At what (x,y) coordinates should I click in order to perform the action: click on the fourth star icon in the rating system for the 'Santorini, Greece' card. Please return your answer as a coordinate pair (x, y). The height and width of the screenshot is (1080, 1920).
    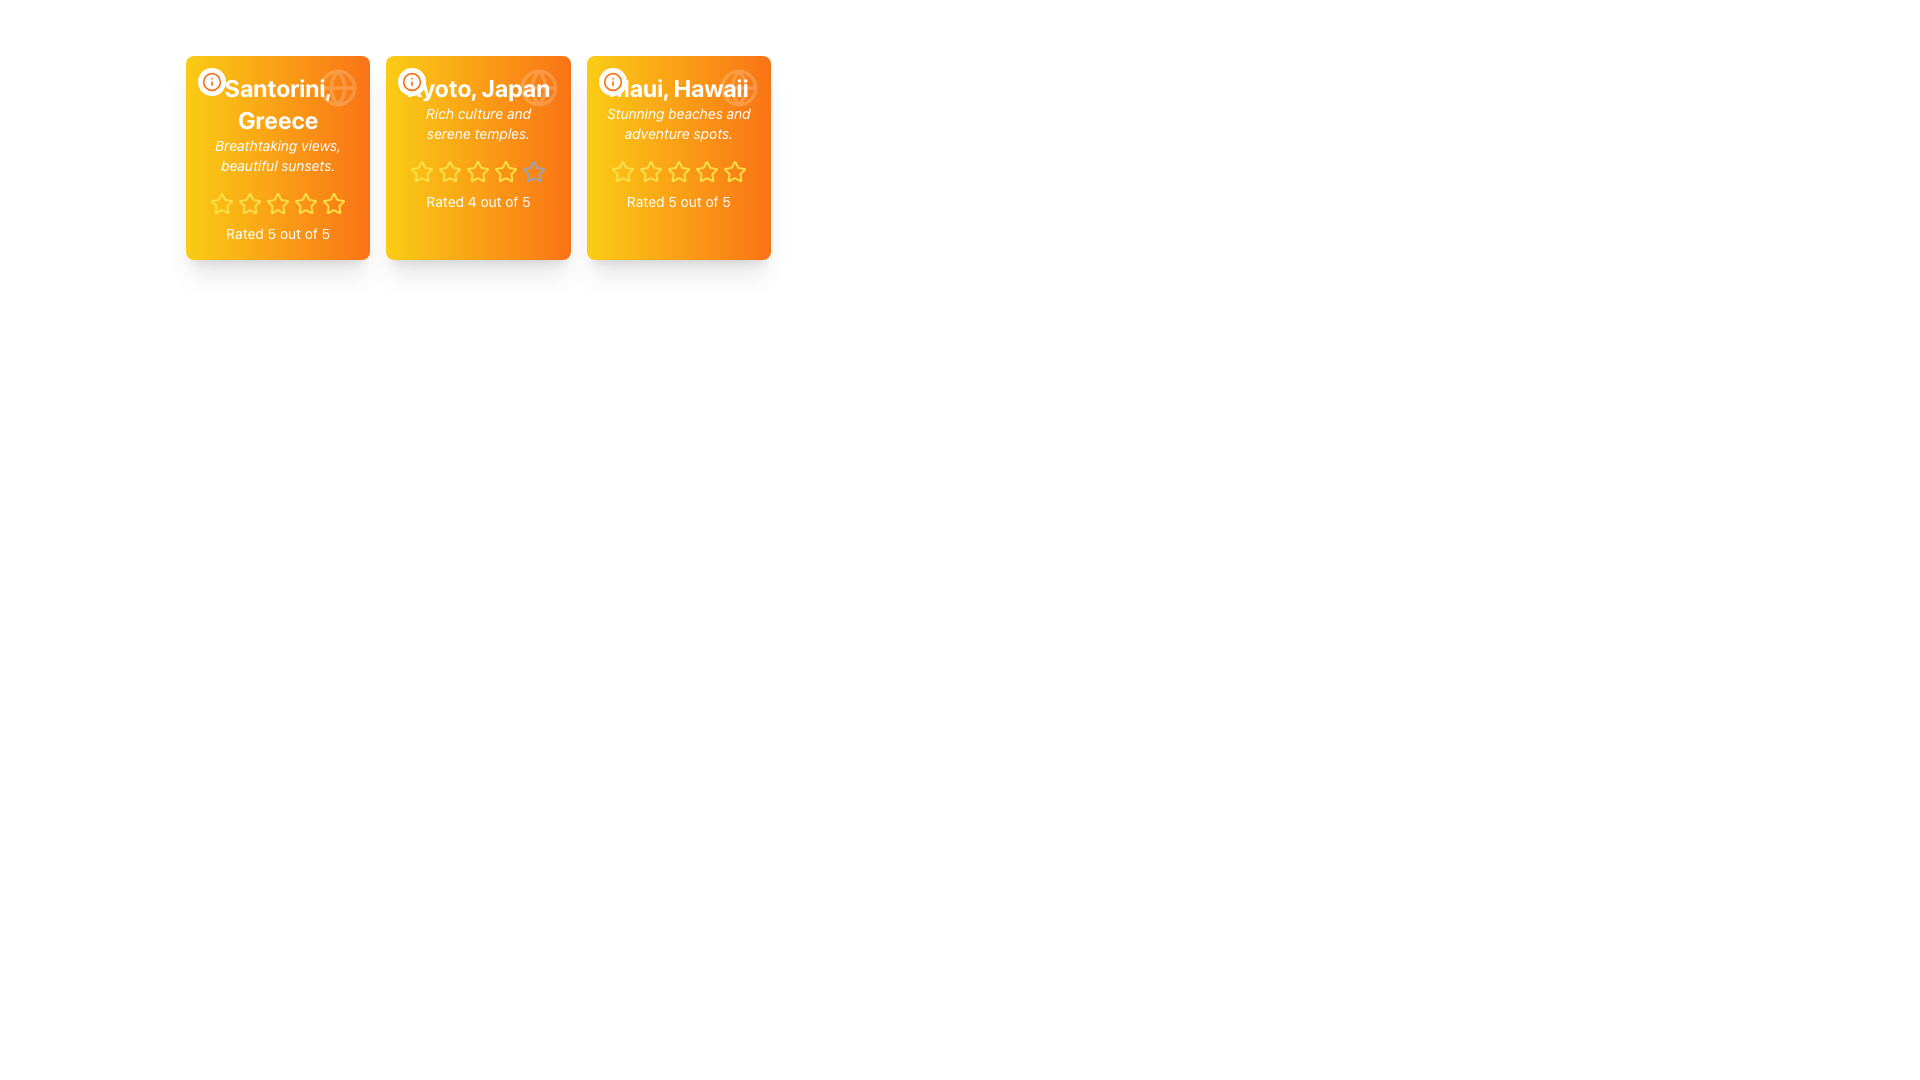
    Looking at the image, I should click on (305, 203).